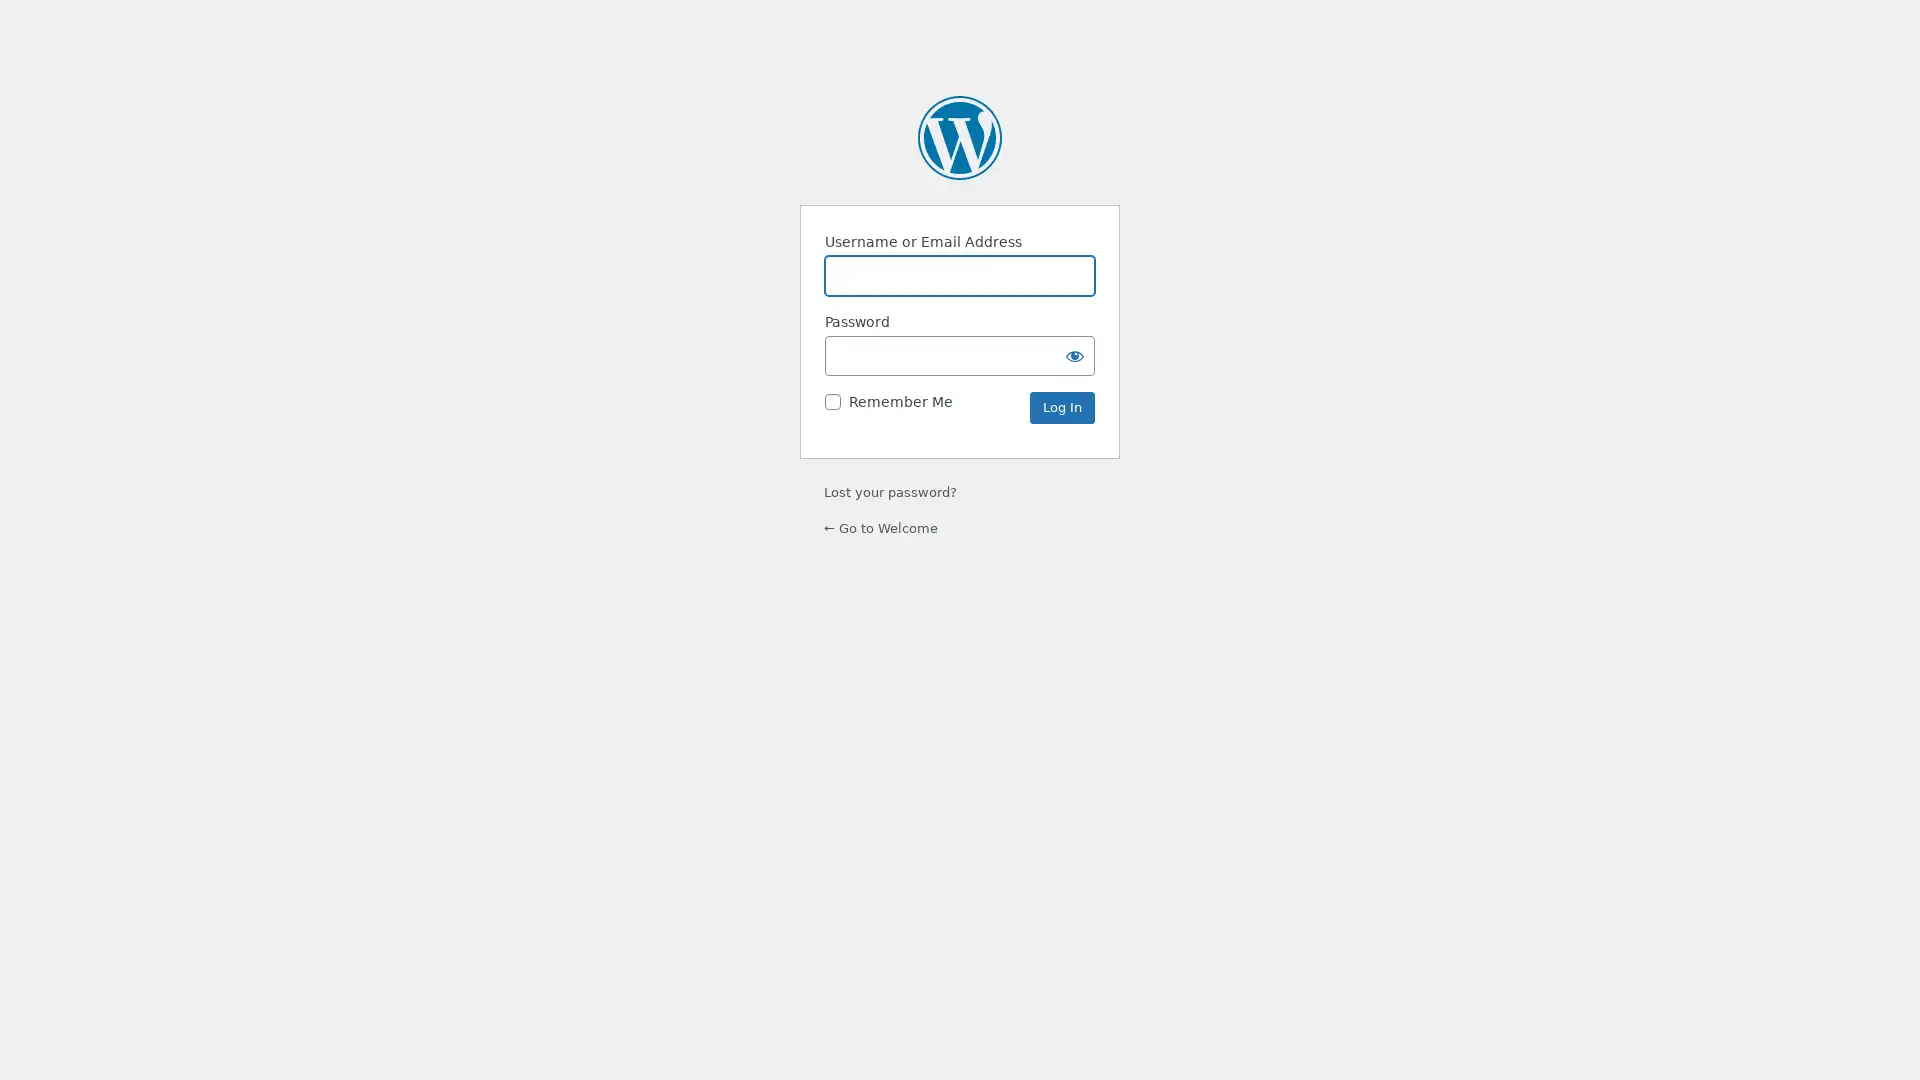  I want to click on Log In, so click(1061, 407).